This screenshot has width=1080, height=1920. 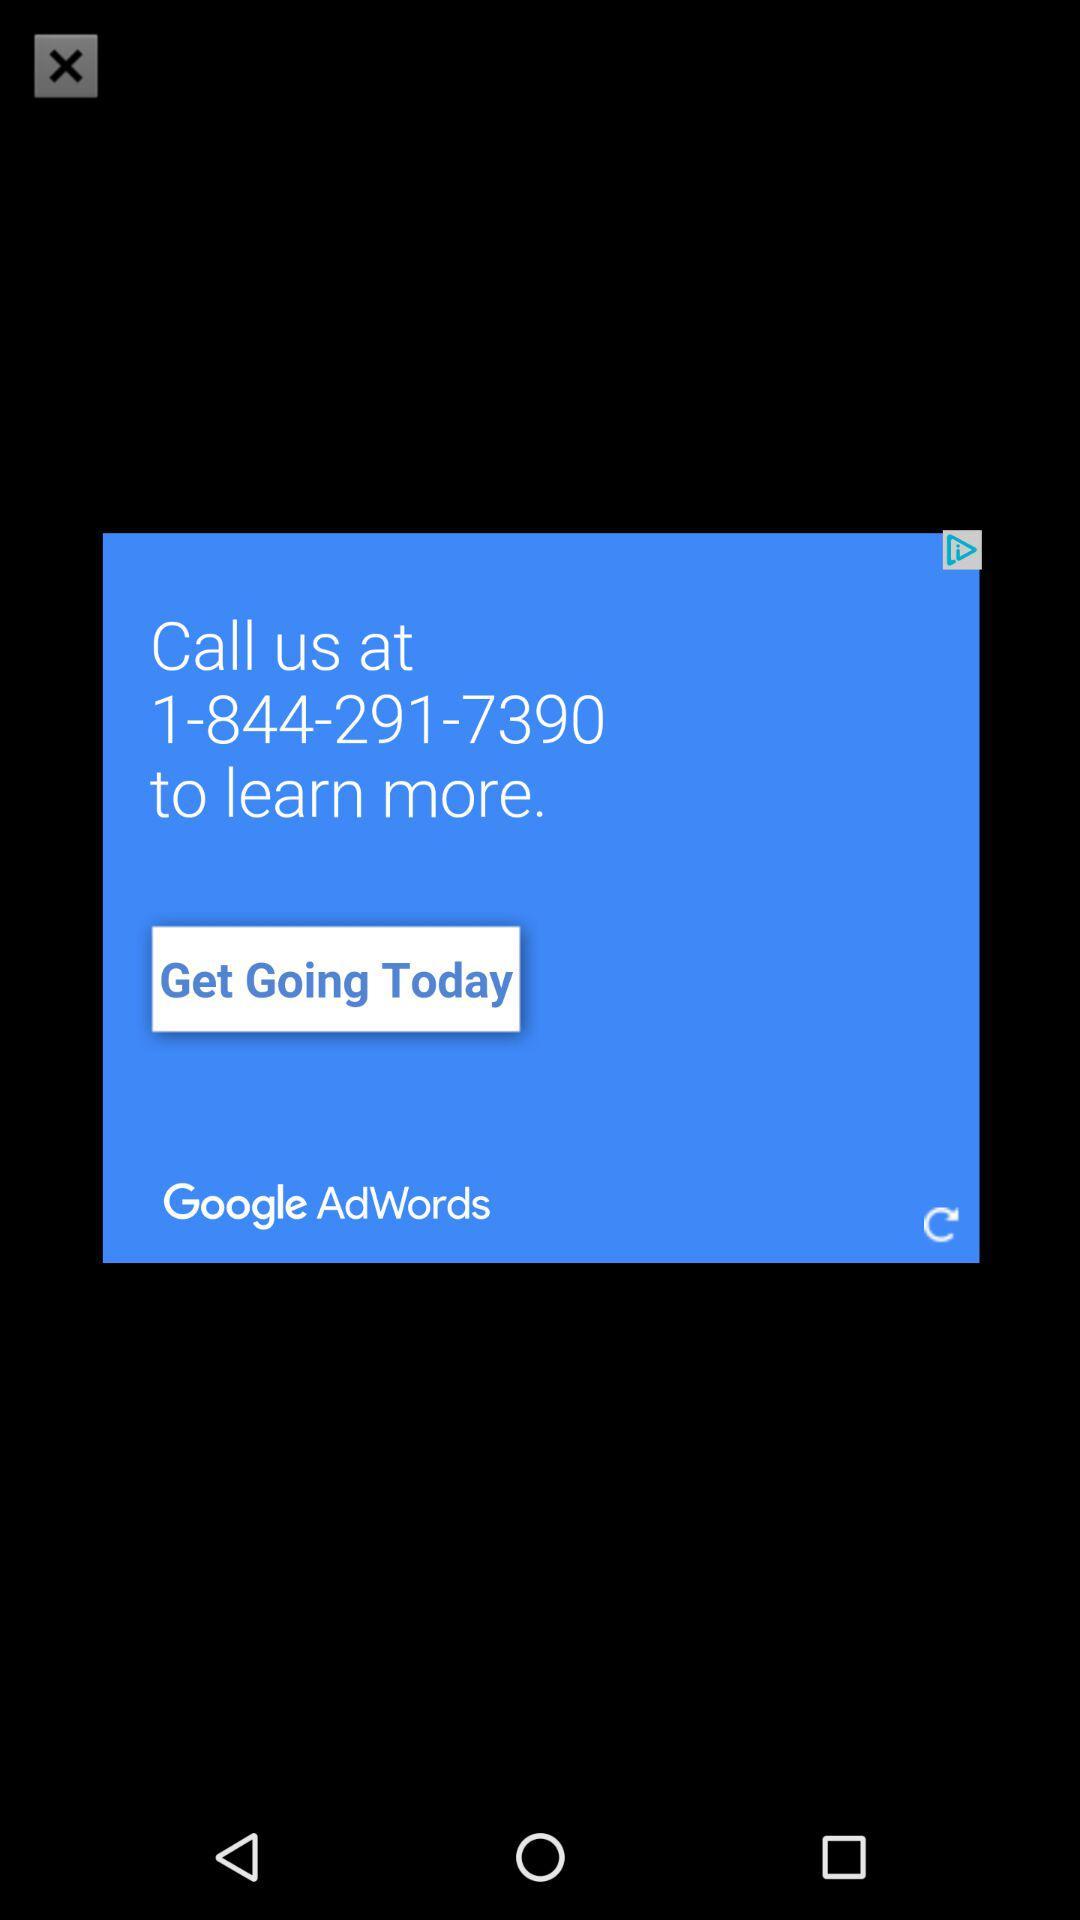 I want to click on the close icon, so click(x=64, y=70).